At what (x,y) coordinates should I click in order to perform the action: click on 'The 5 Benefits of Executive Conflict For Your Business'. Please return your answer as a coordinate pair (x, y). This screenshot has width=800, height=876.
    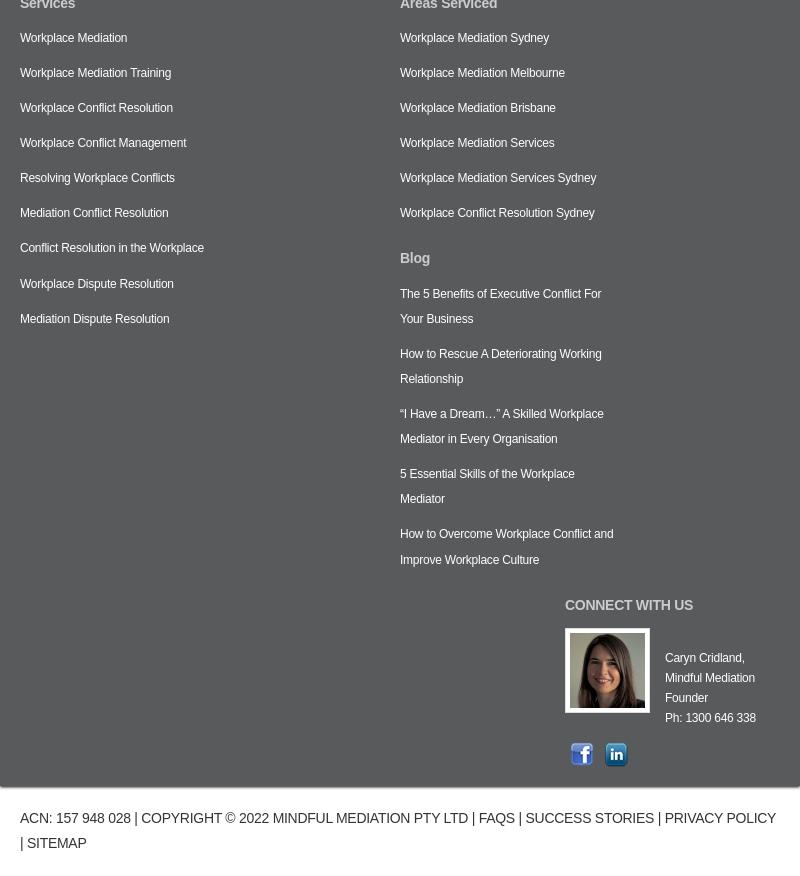
    Looking at the image, I should click on (500, 305).